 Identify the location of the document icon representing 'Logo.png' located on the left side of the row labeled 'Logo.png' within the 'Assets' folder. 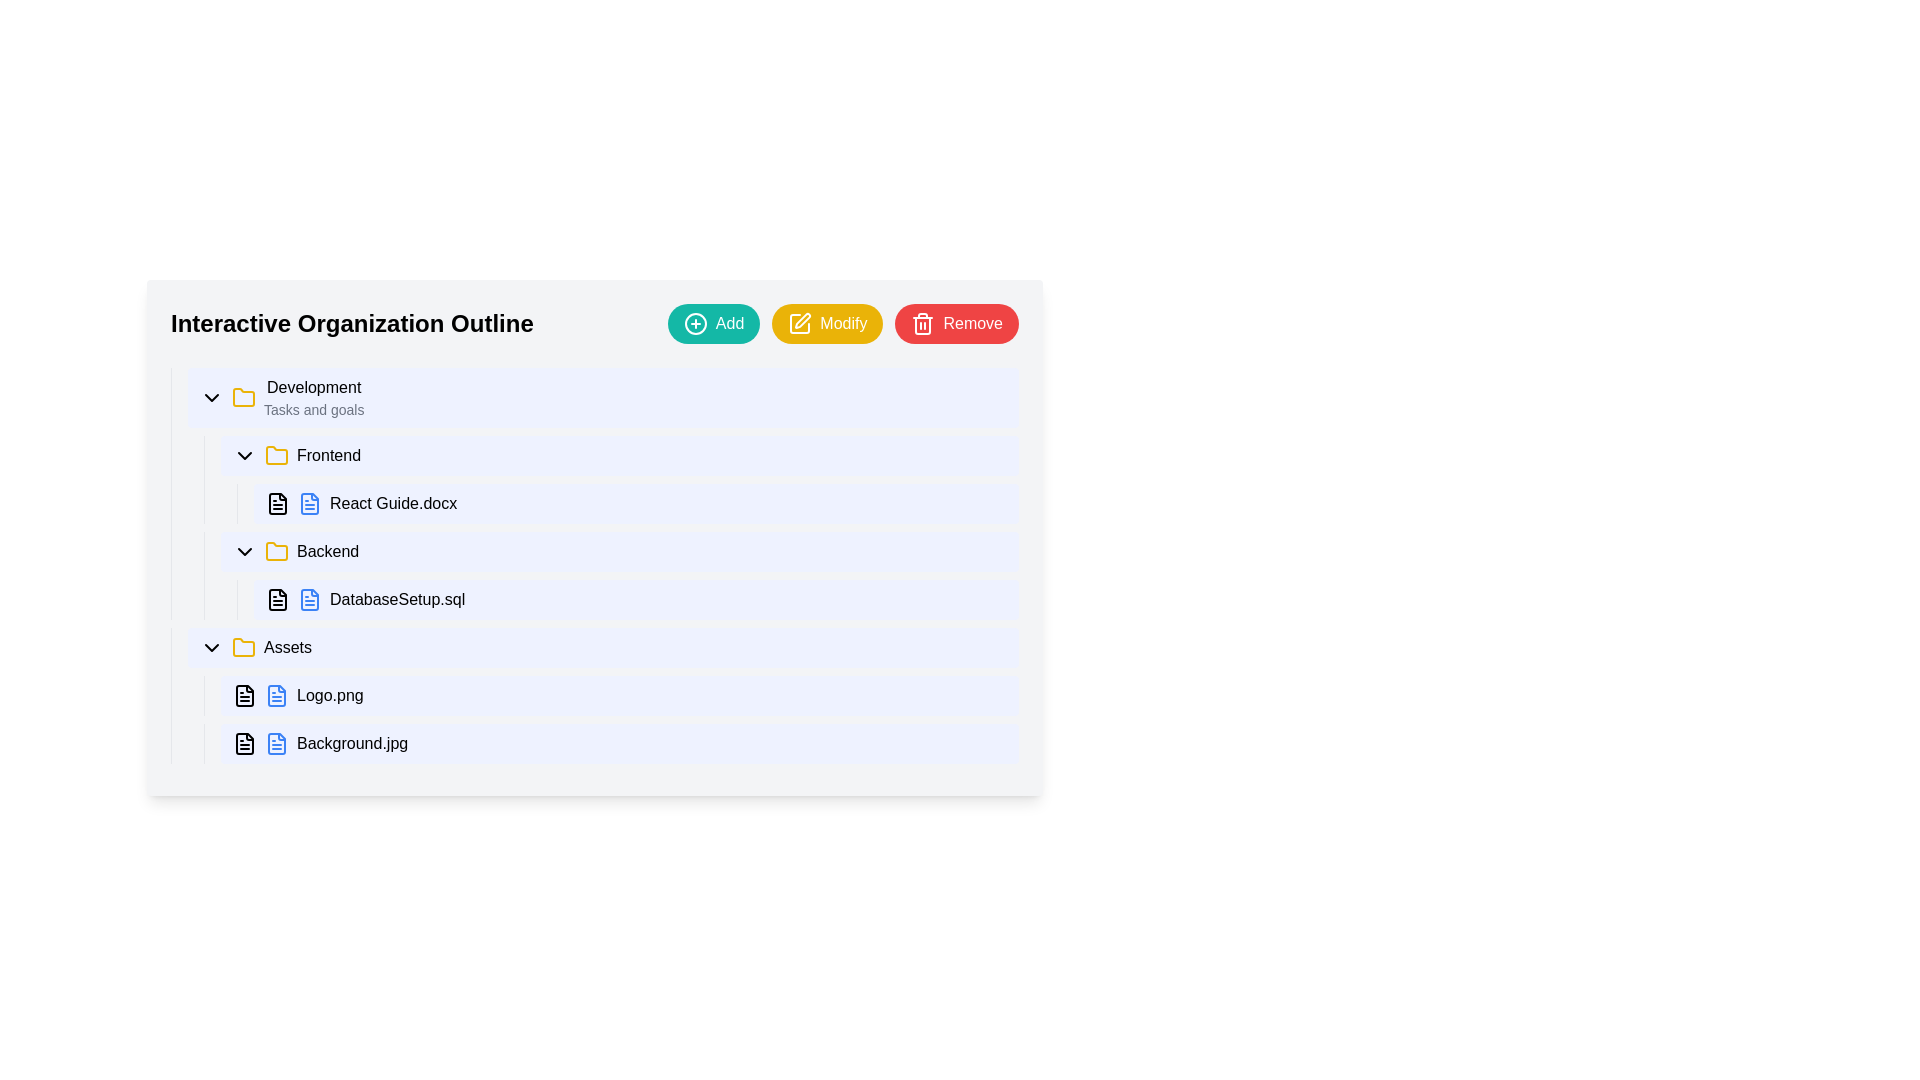
(276, 694).